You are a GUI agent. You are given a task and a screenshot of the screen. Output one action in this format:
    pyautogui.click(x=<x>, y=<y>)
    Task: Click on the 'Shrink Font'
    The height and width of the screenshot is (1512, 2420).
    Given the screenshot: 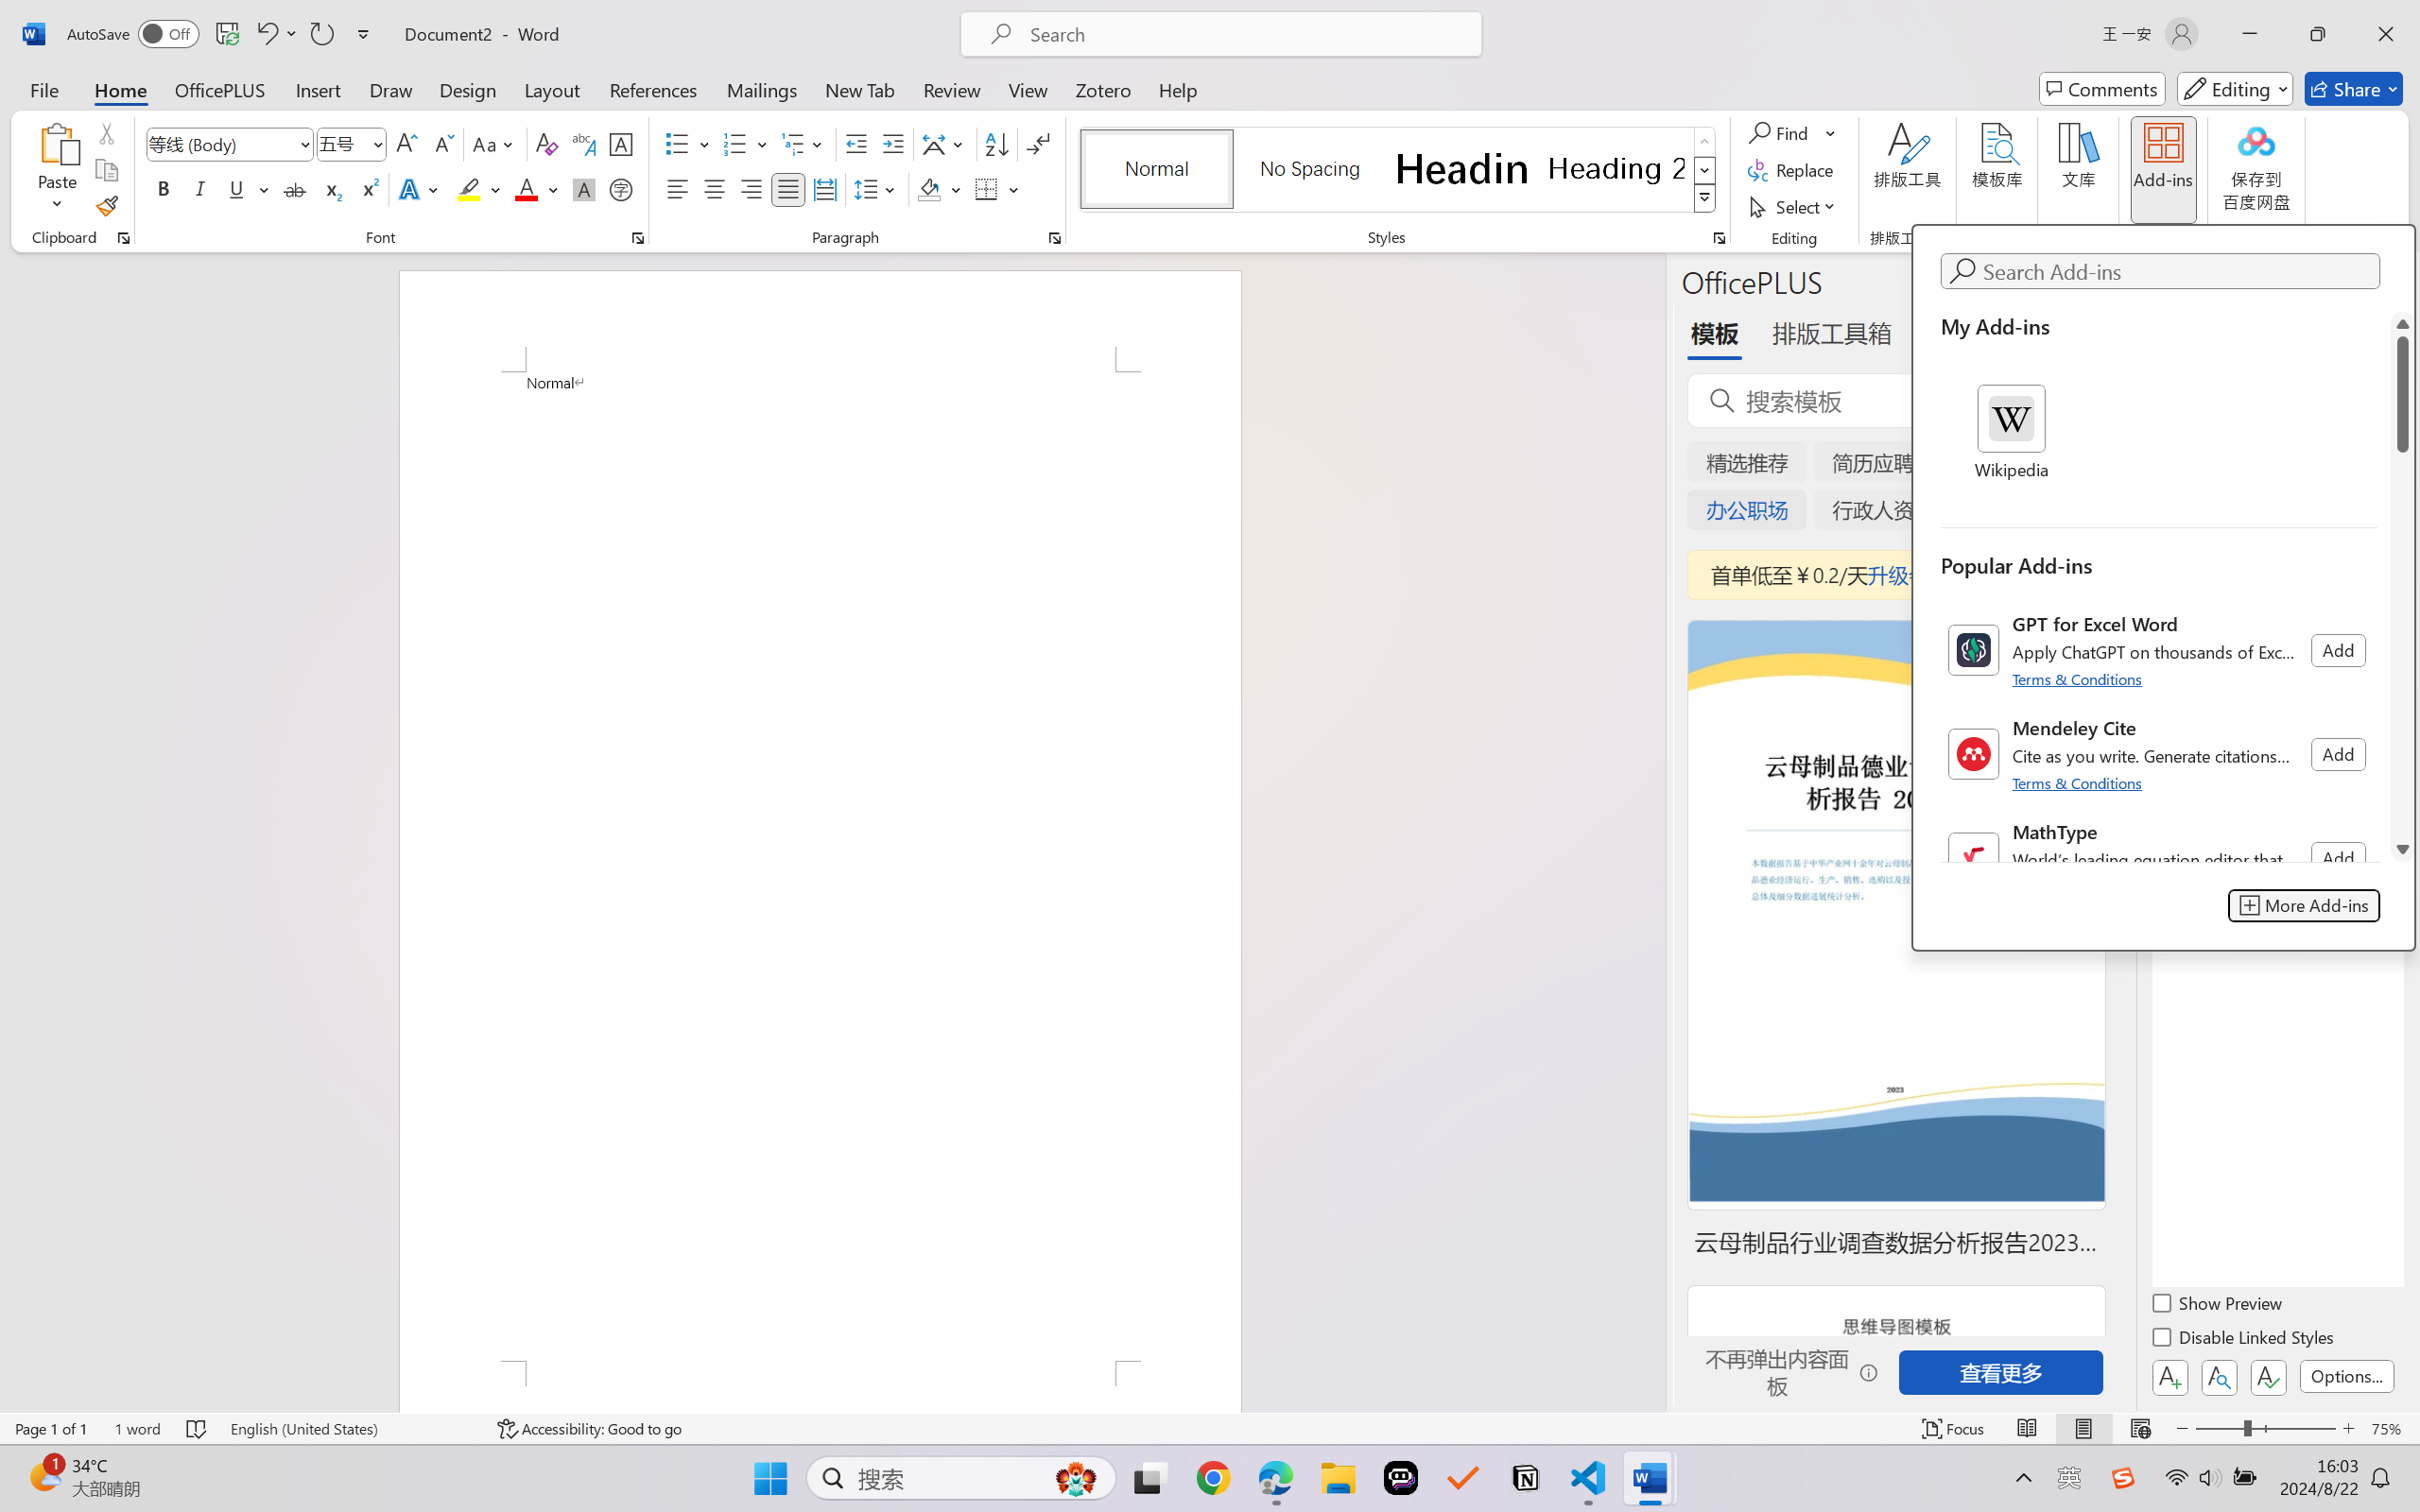 What is the action you would take?
    pyautogui.click(x=441, y=144)
    